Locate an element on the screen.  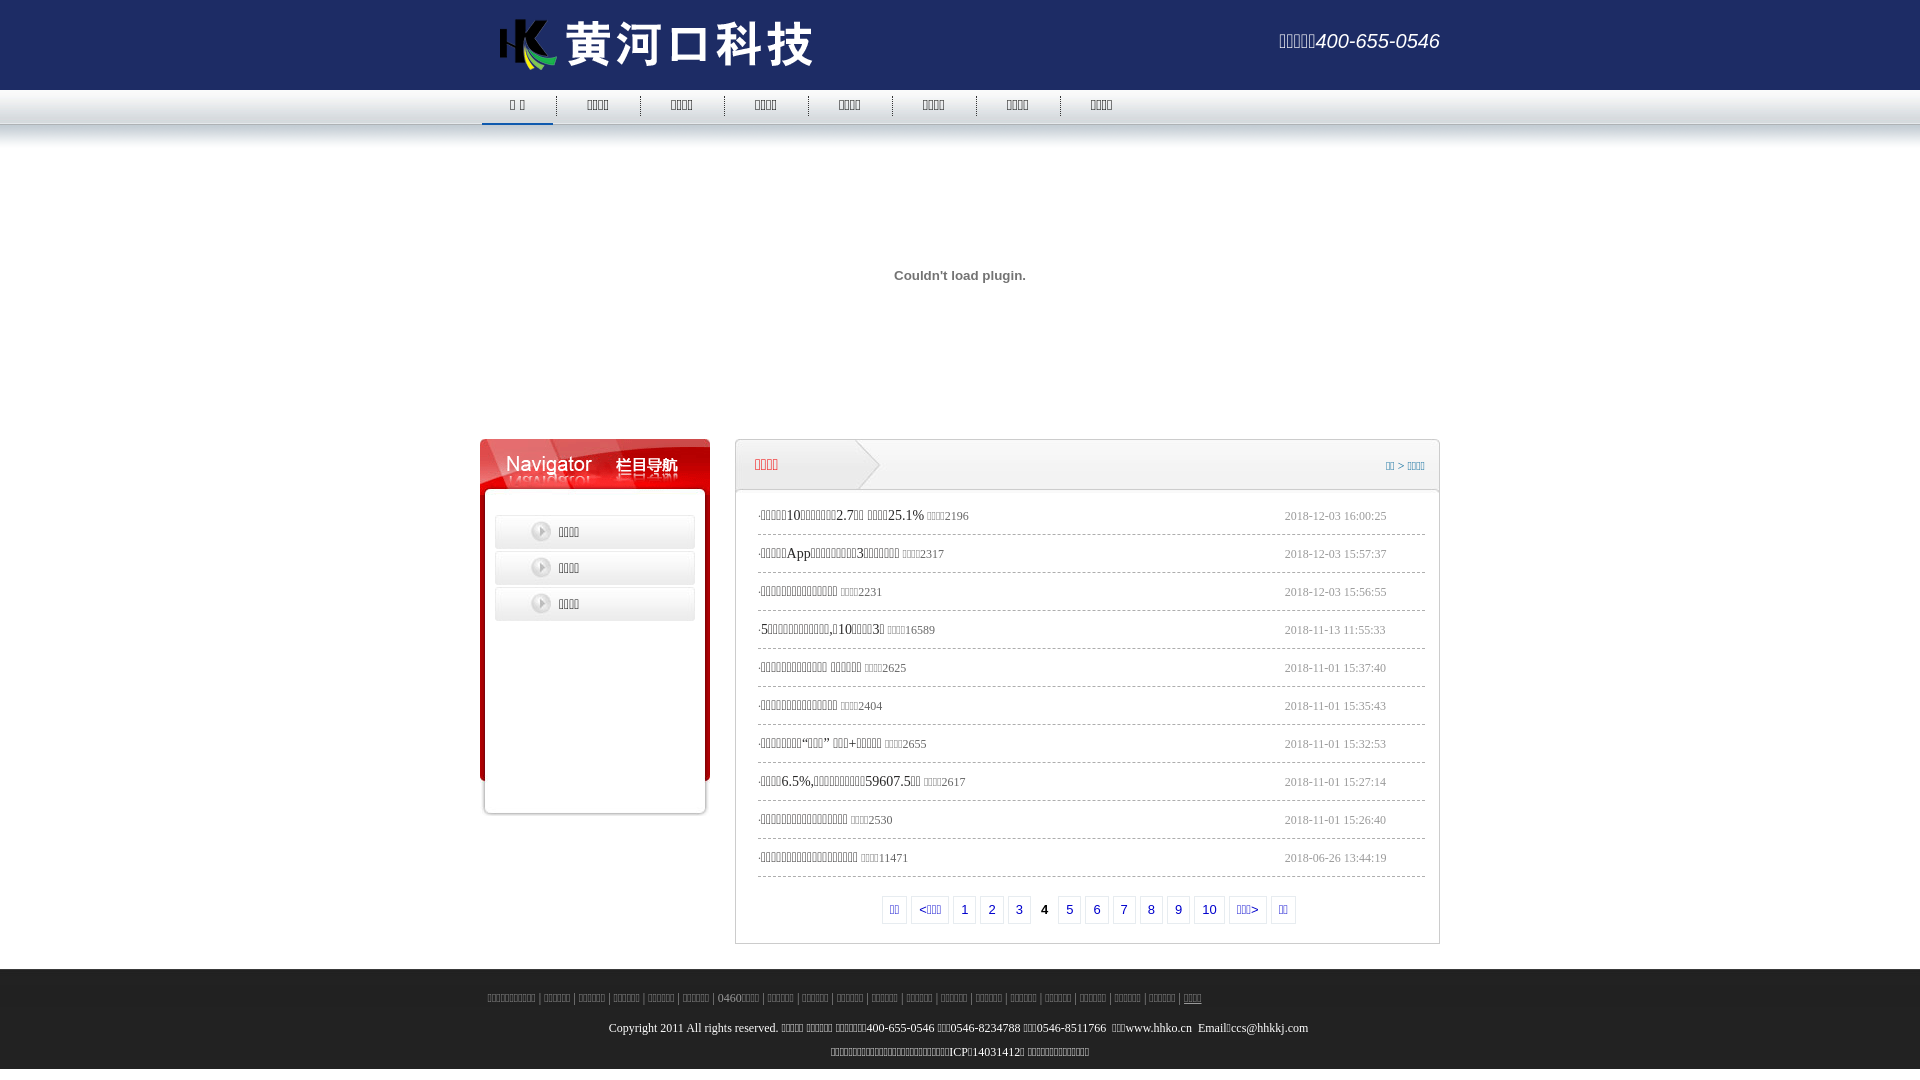
'10' is located at coordinates (1208, 910).